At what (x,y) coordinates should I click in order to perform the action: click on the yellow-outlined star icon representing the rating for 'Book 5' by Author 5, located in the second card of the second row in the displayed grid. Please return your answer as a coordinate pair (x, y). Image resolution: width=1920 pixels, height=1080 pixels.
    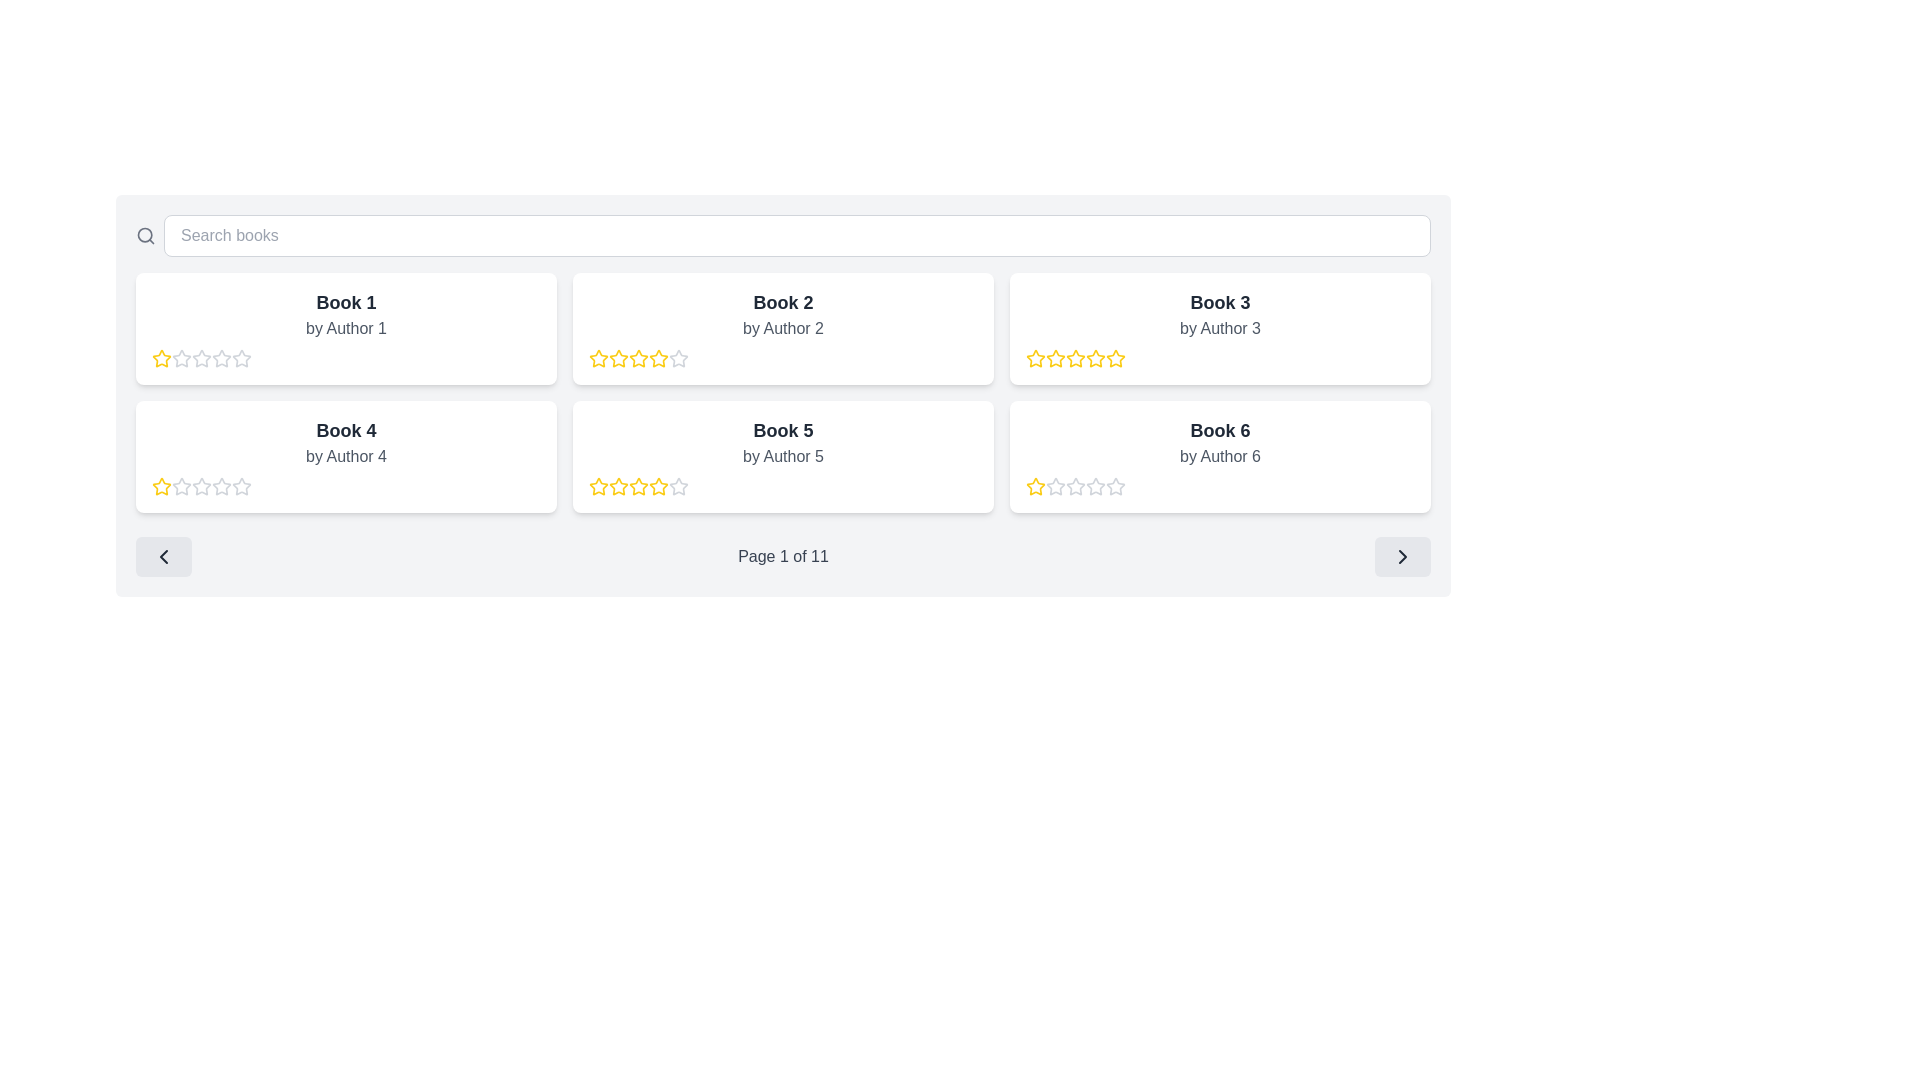
    Looking at the image, I should click on (598, 486).